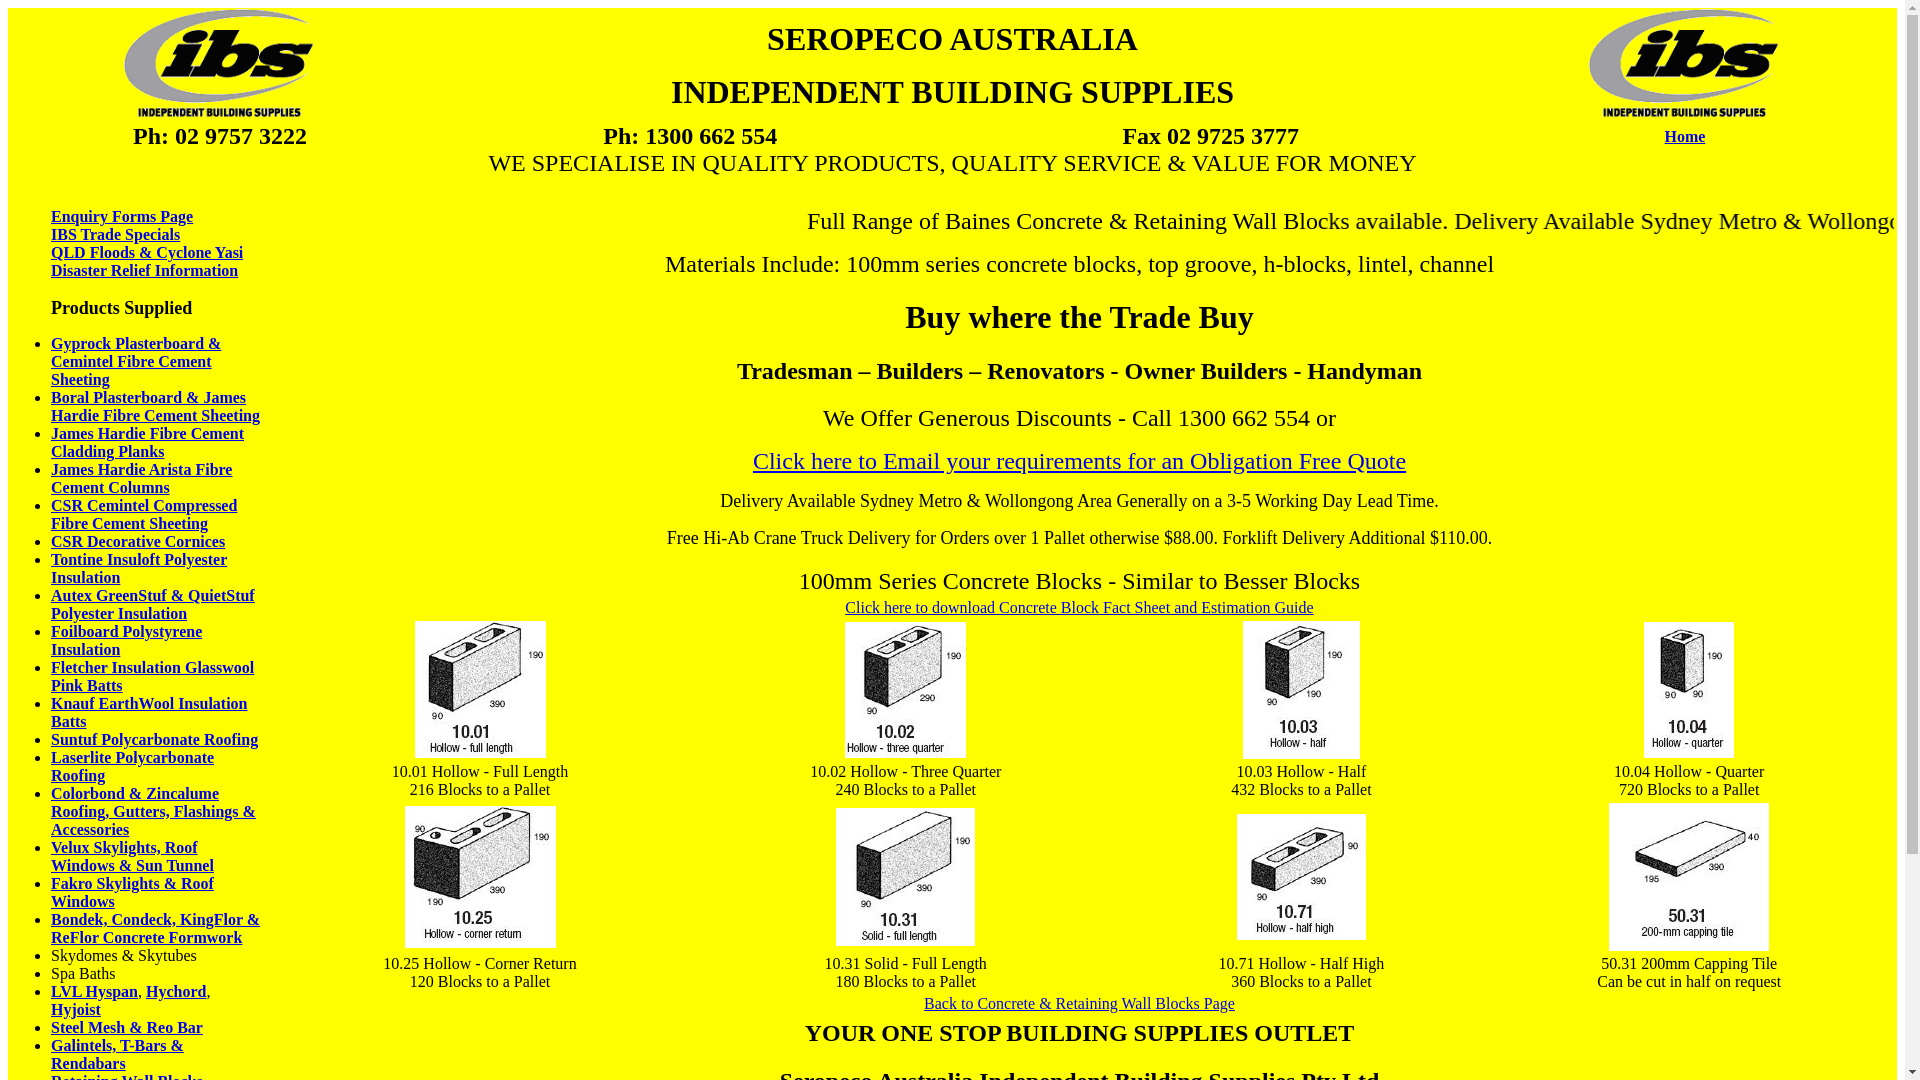 The width and height of the screenshot is (1920, 1080). I want to click on 'QLD Floods & Cyclone Yasi Disaster Relief Information', so click(146, 260).